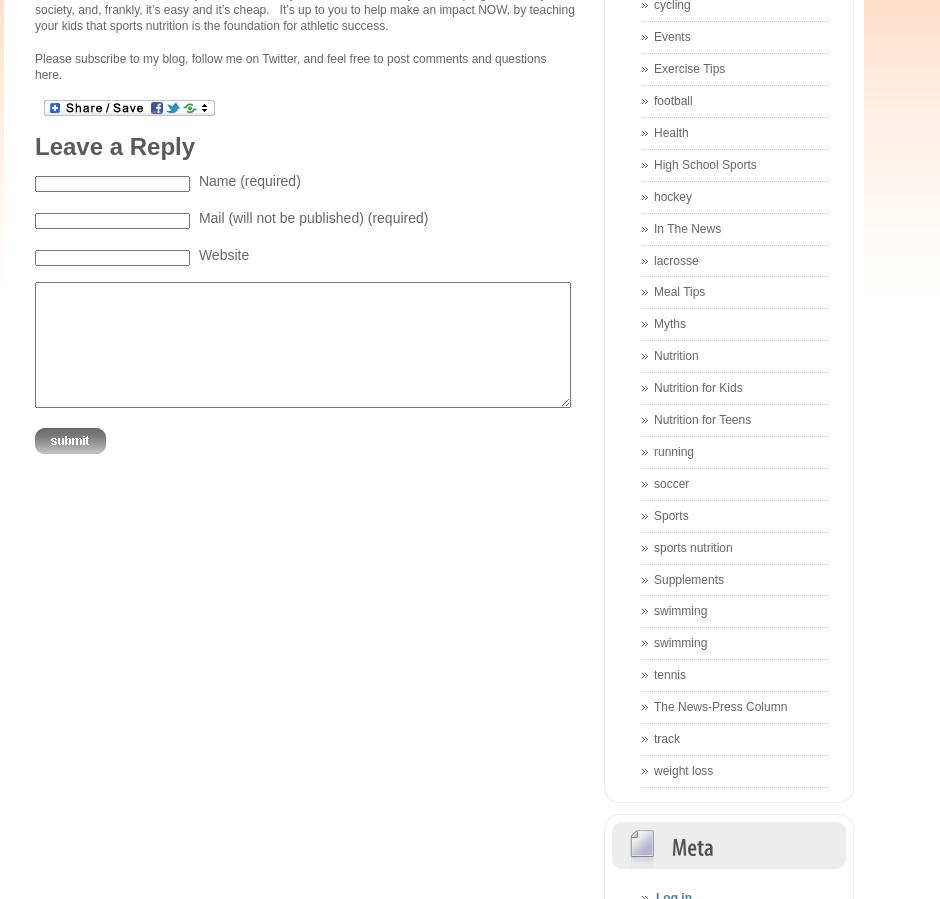 Image resolution: width=940 pixels, height=899 pixels. I want to click on 'In The News', so click(686, 227).